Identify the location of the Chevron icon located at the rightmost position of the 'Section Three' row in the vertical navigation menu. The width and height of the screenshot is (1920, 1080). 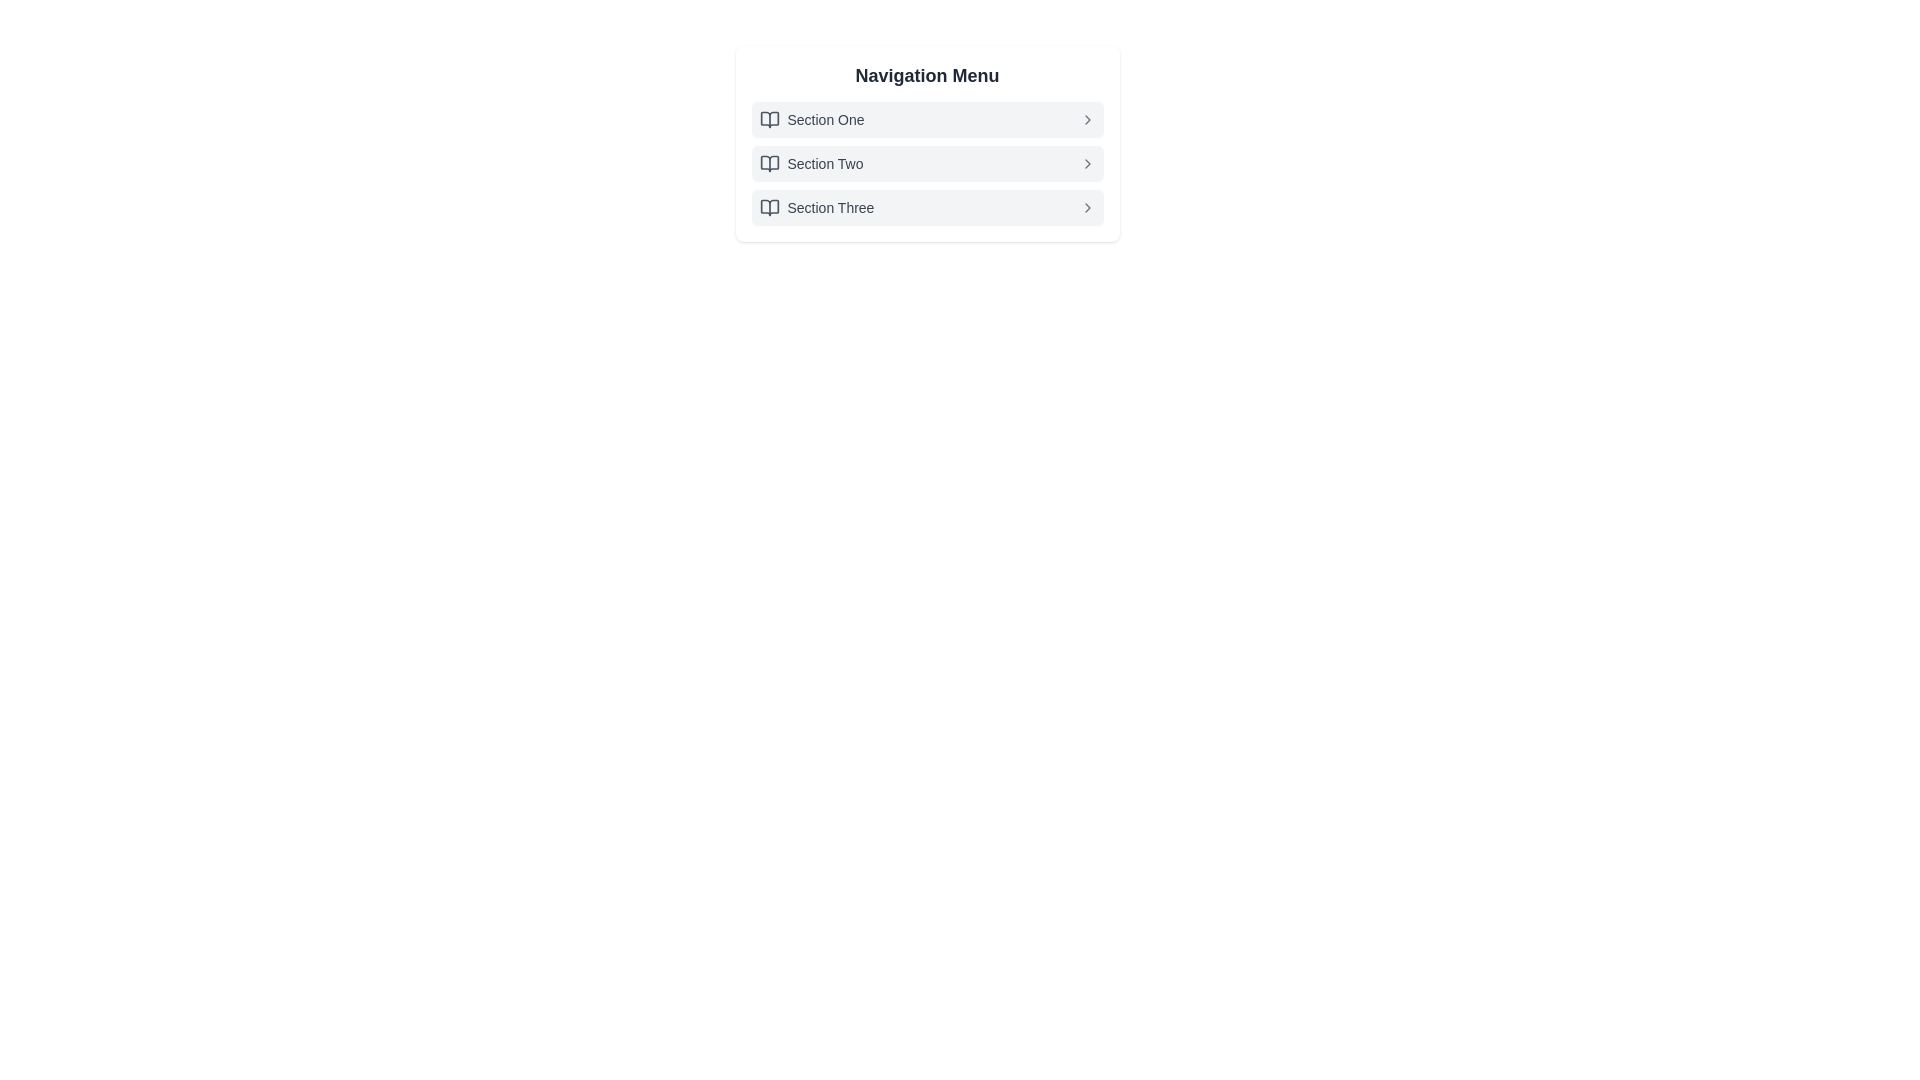
(1086, 208).